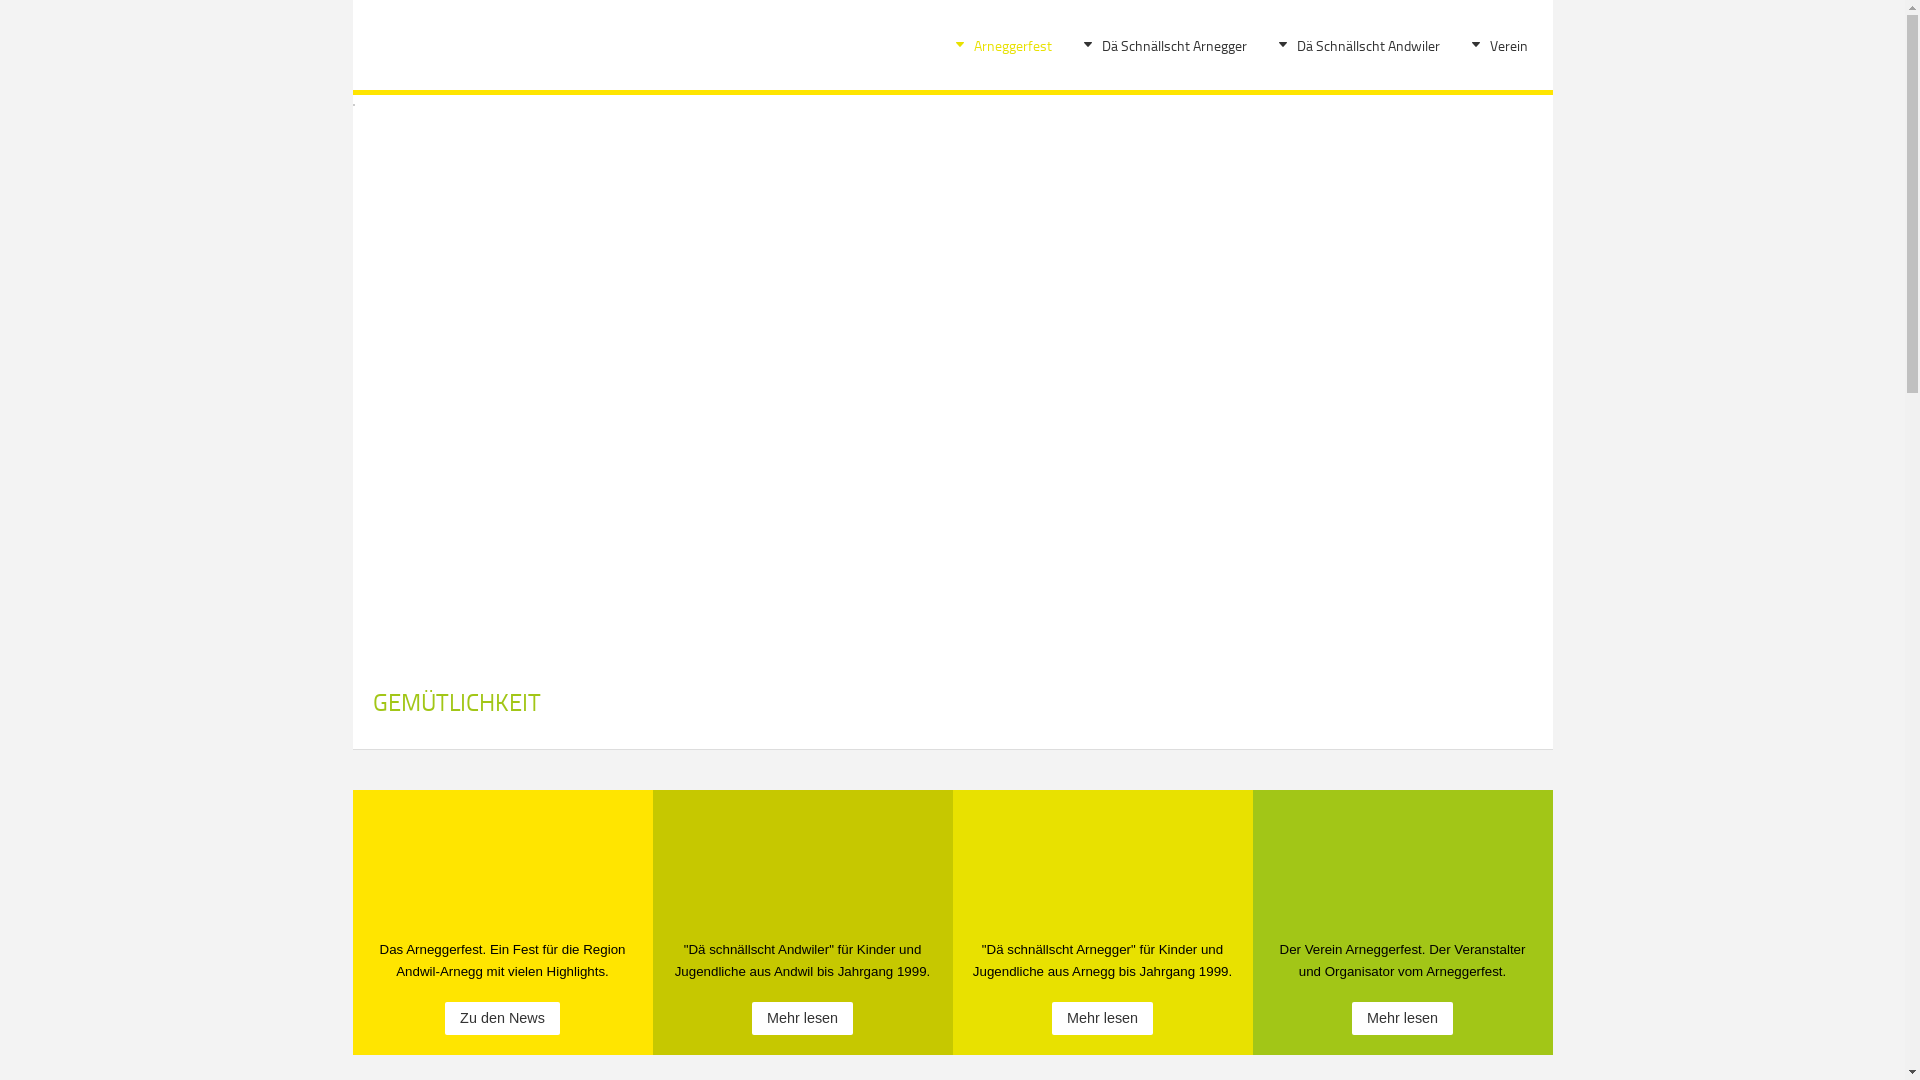 This screenshot has height=1080, width=1920. Describe the element at coordinates (1101, 1018) in the screenshot. I see `'Mehr lesen'` at that location.